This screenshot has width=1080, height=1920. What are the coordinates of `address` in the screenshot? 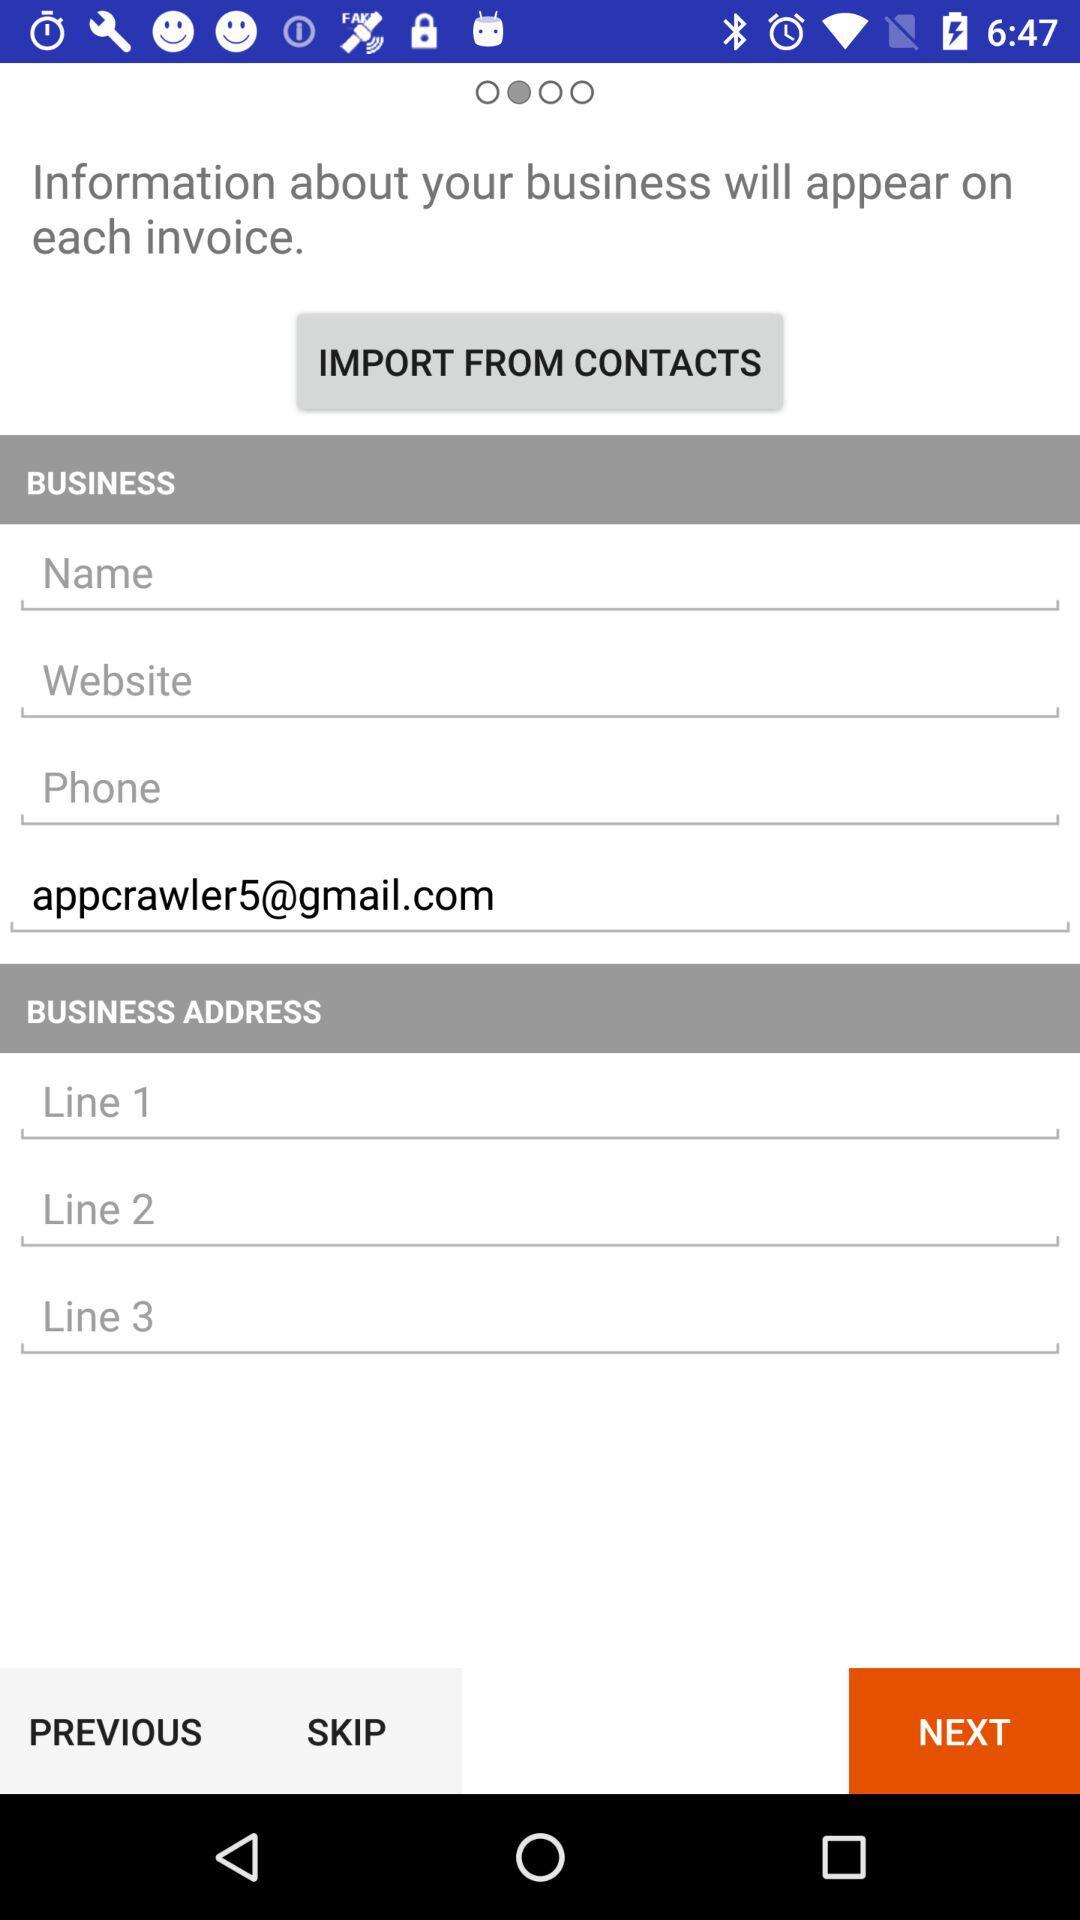 It's located at (540, 1207).